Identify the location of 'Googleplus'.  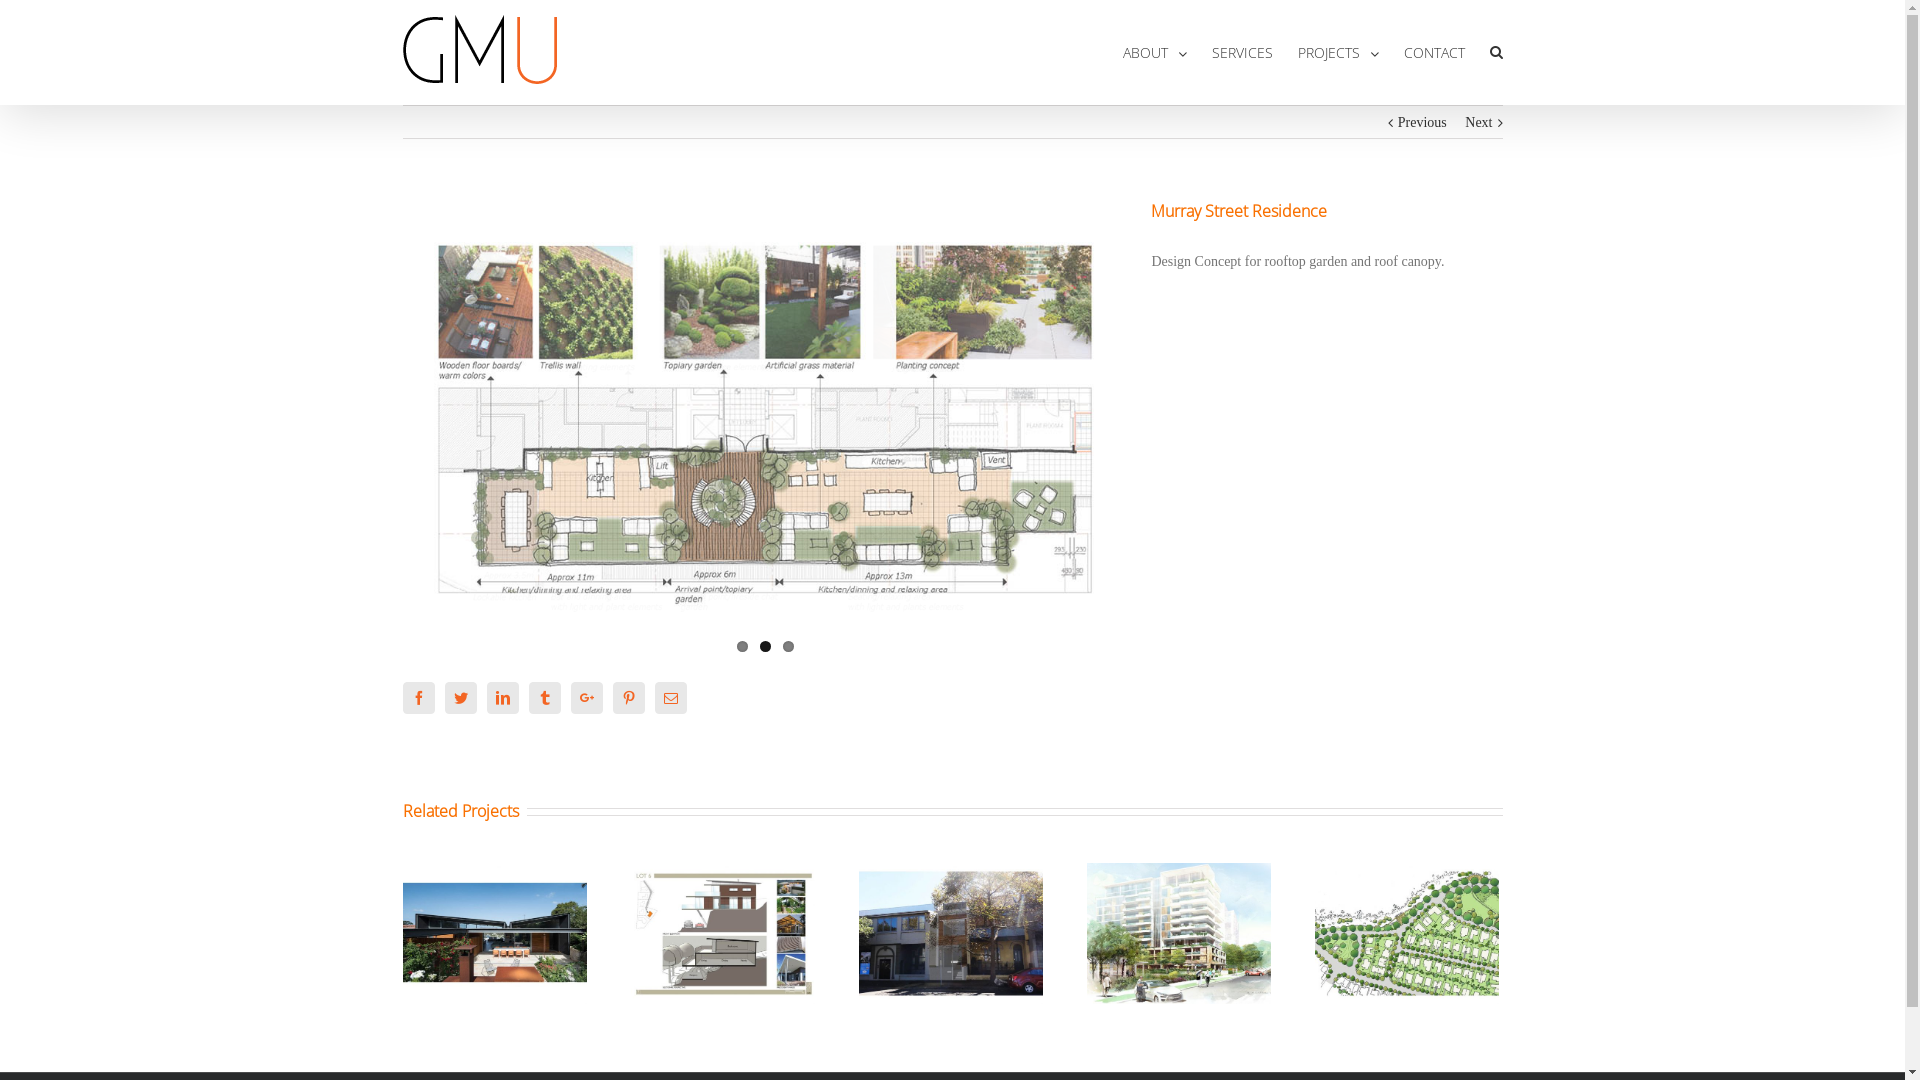
(569, 697).